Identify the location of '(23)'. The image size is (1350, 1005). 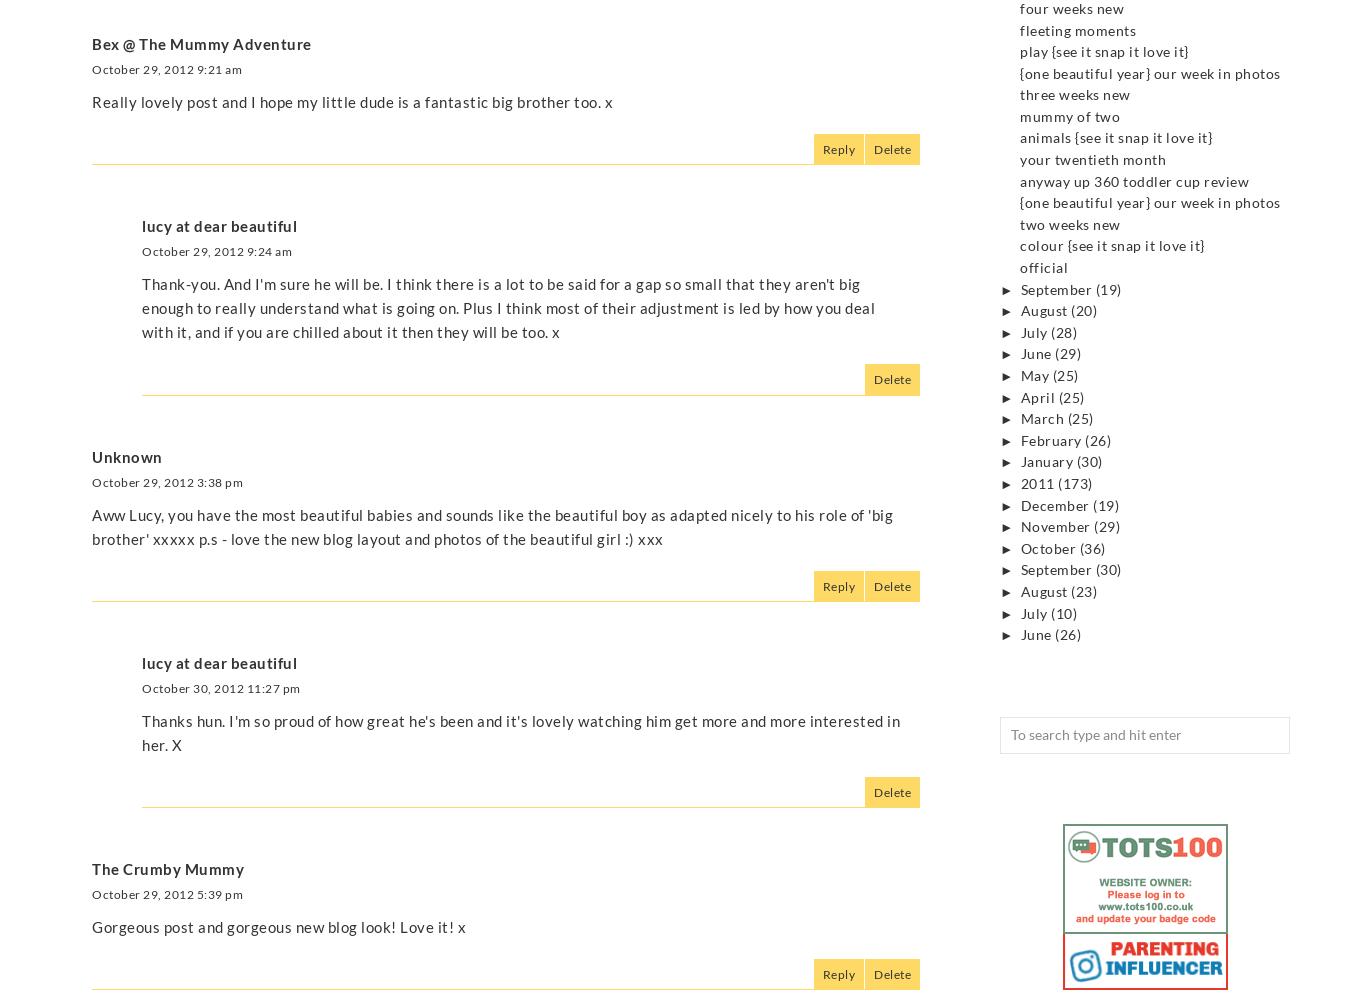
(1084, 590).